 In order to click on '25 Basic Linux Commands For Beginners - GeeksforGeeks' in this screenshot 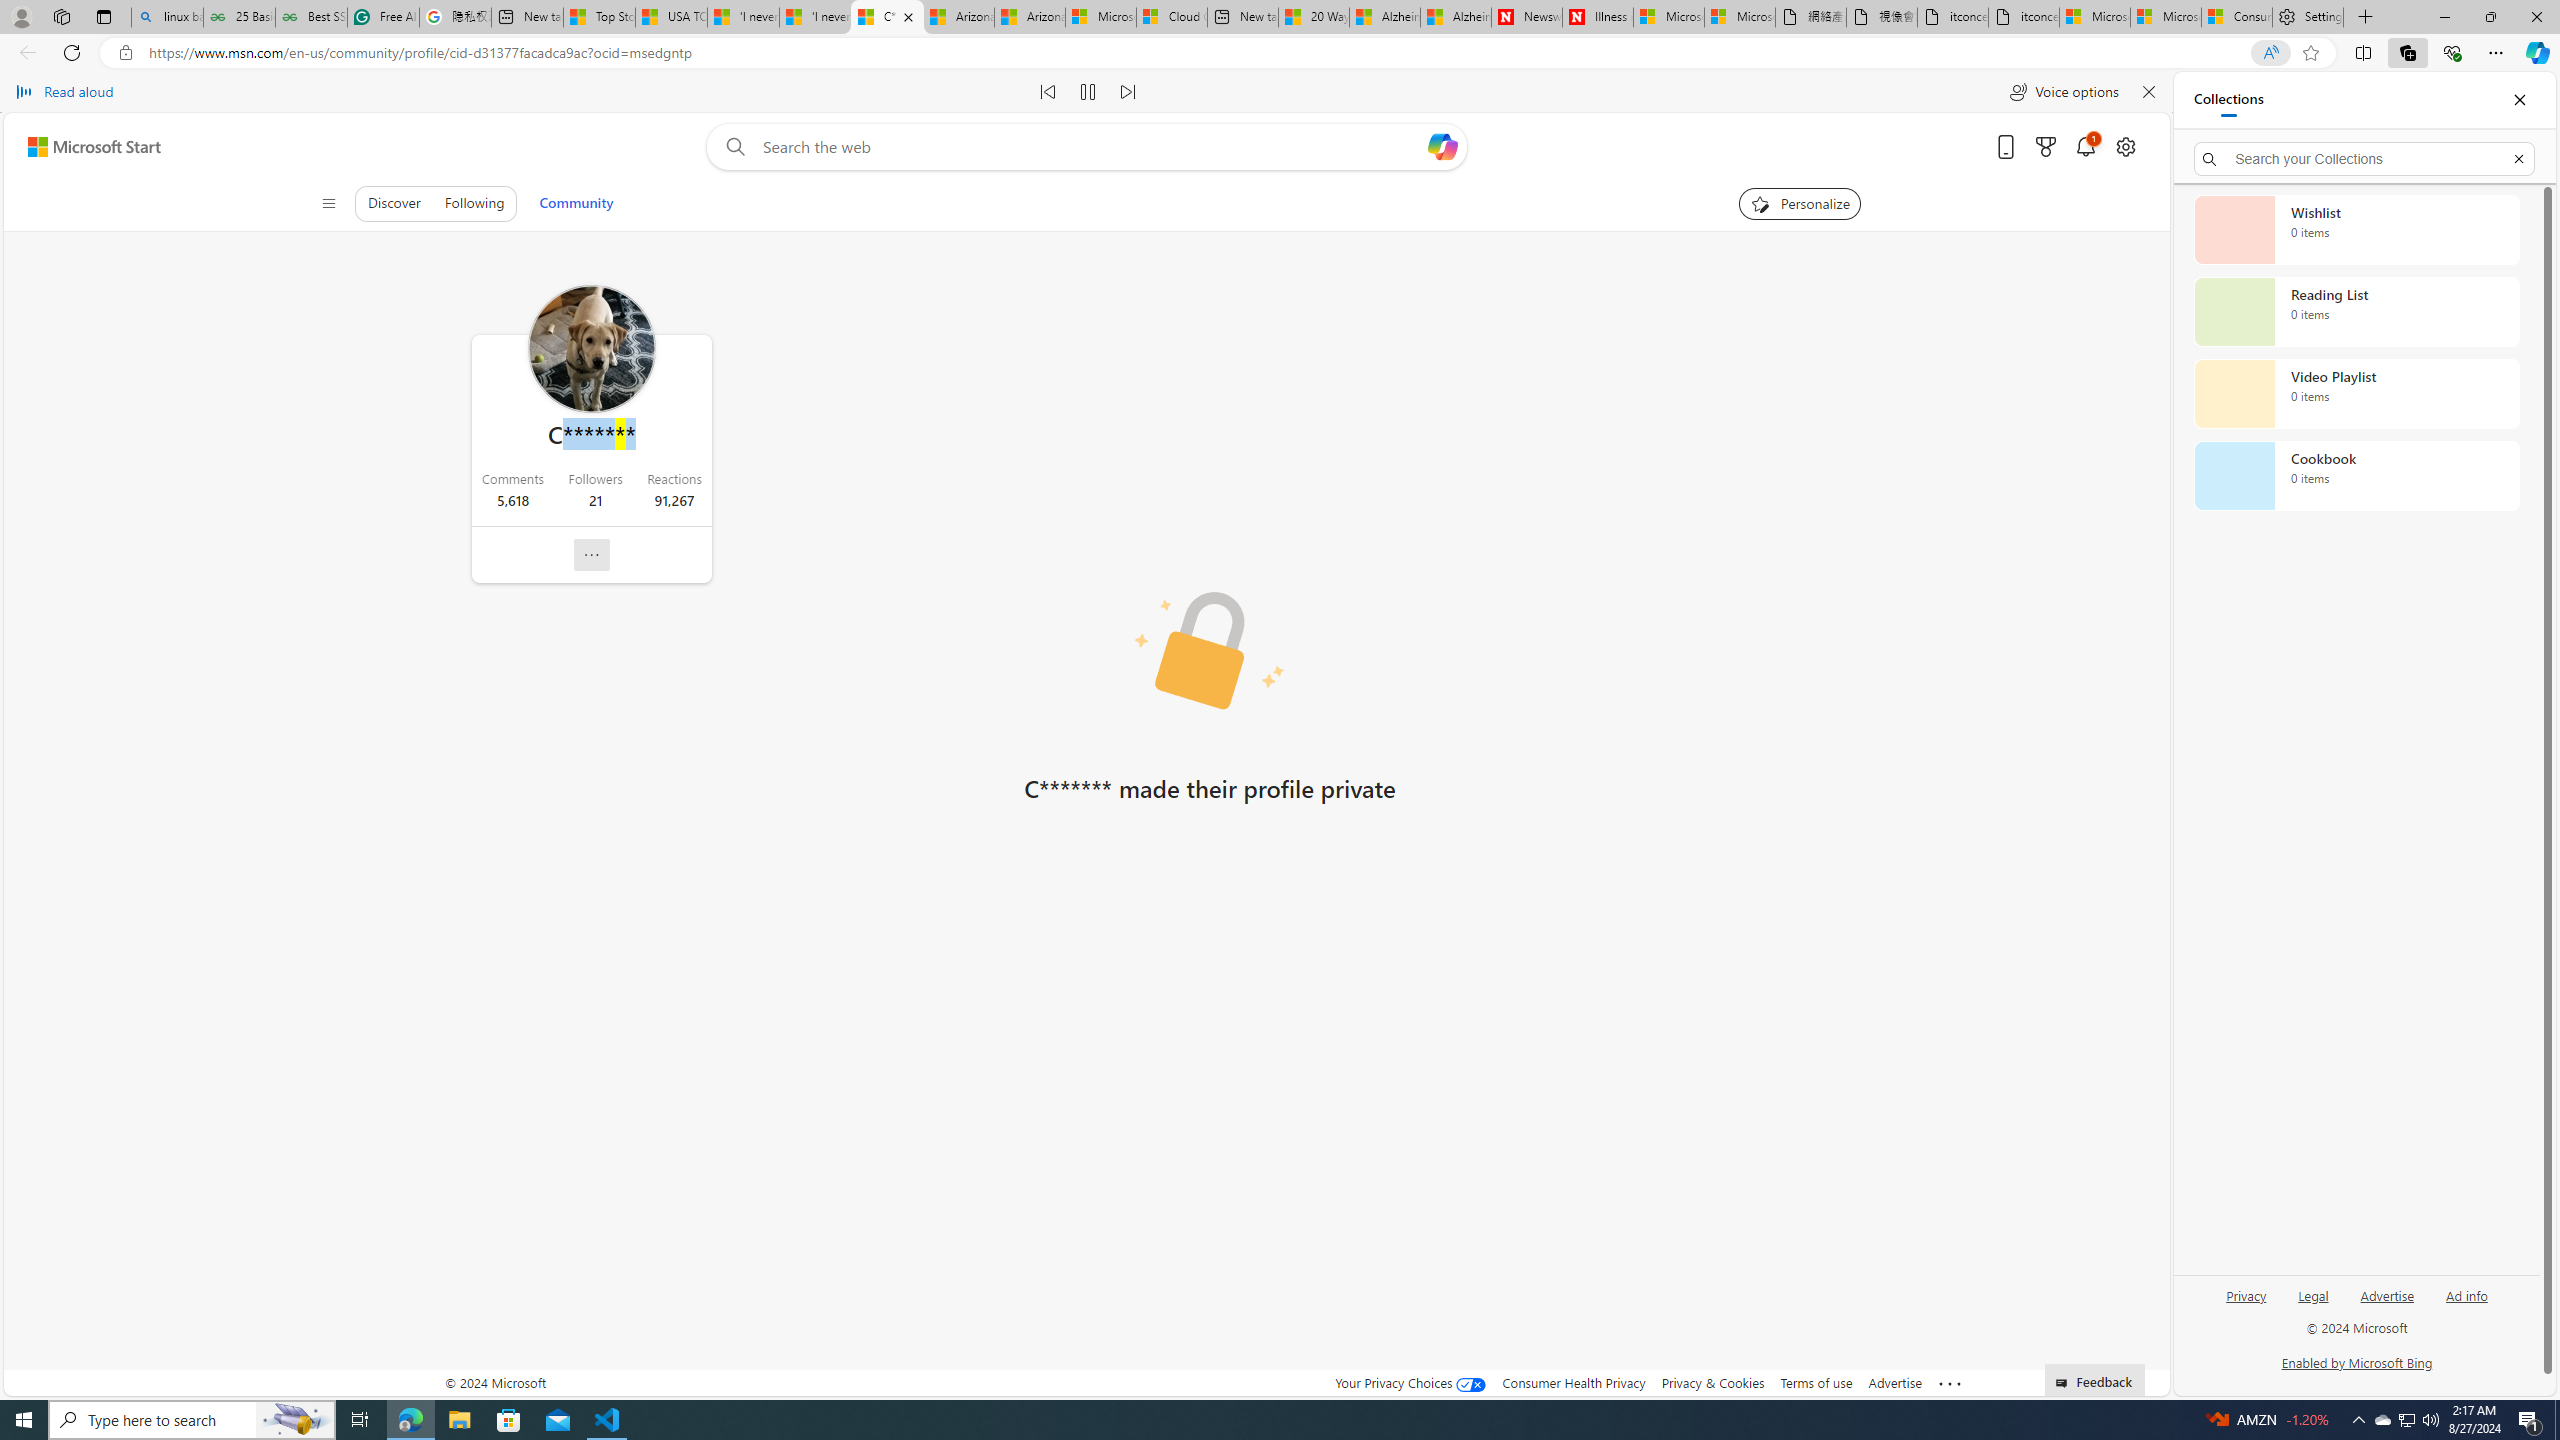, I will do `click(239, 16)`.